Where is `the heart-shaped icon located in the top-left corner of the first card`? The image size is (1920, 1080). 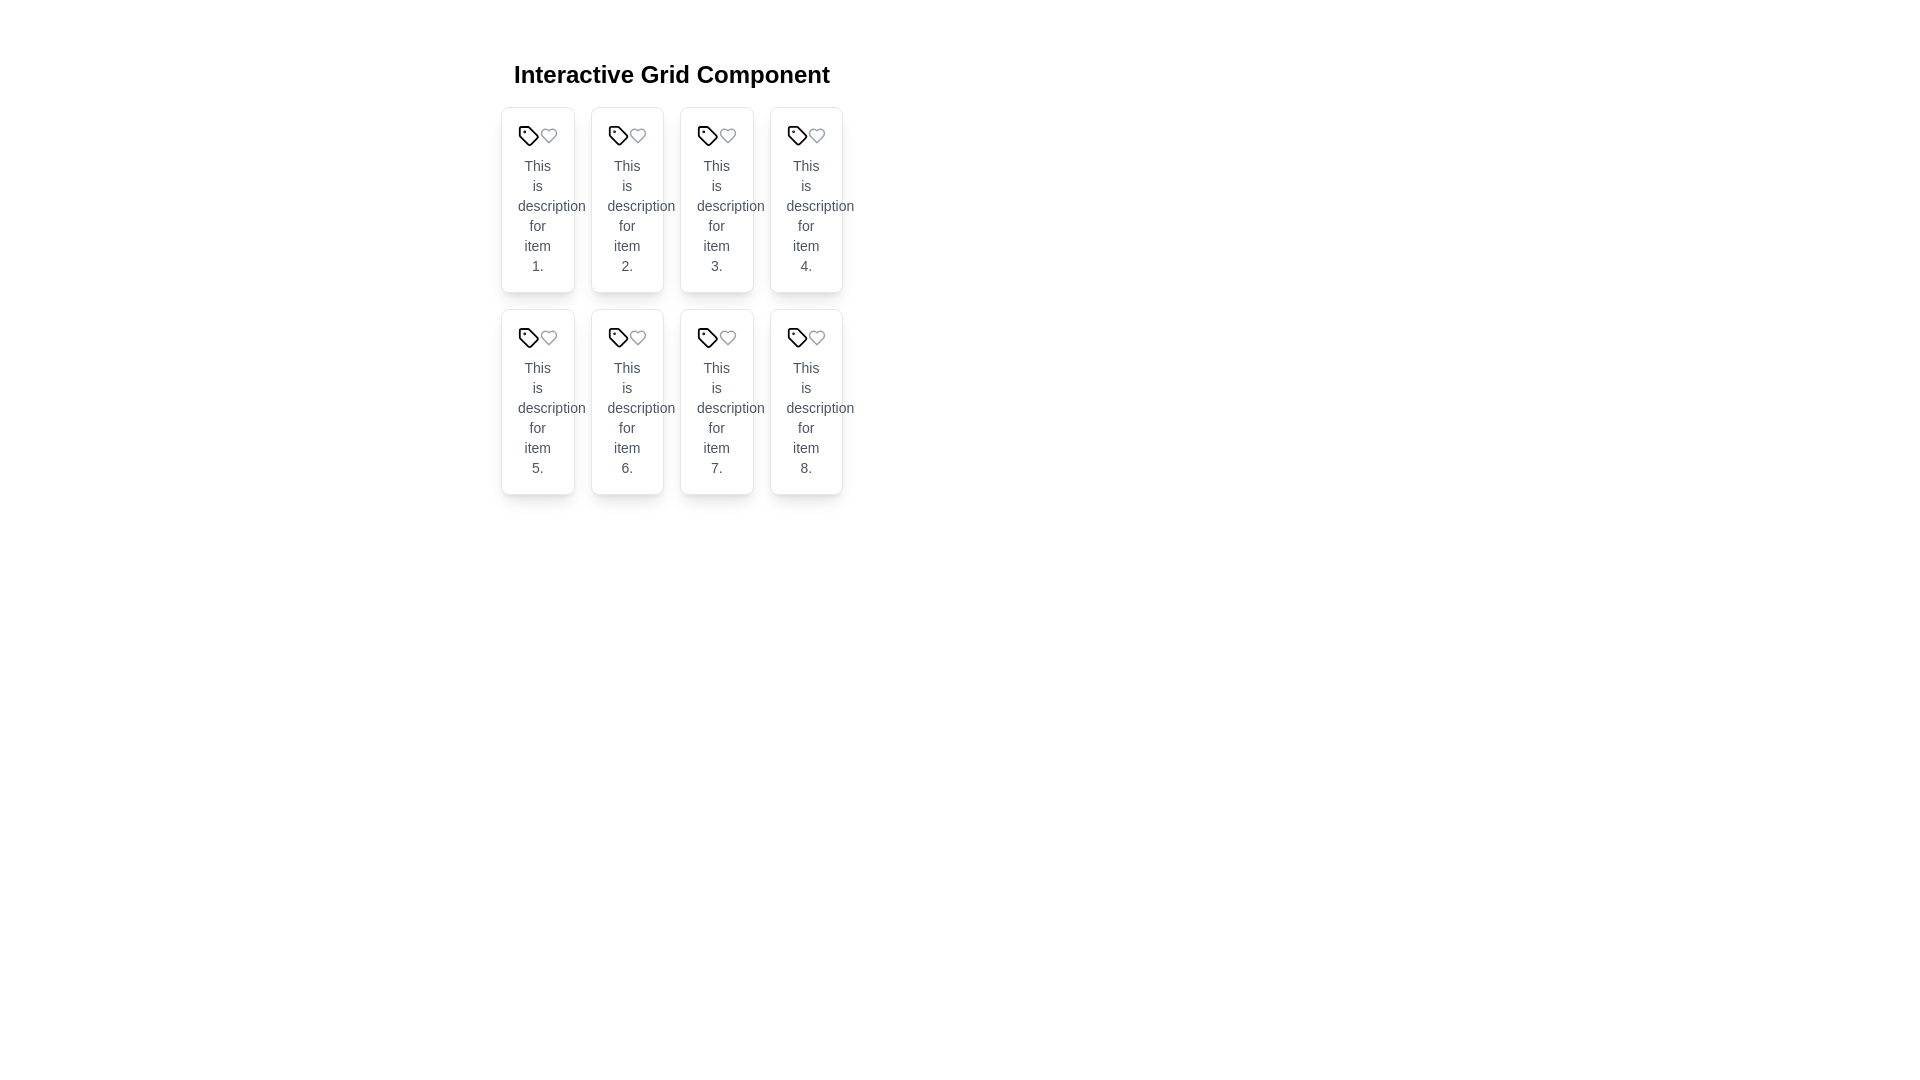
the heart-shaped icon located in the top-left corner of the first card is located at coordinates (548, 135).